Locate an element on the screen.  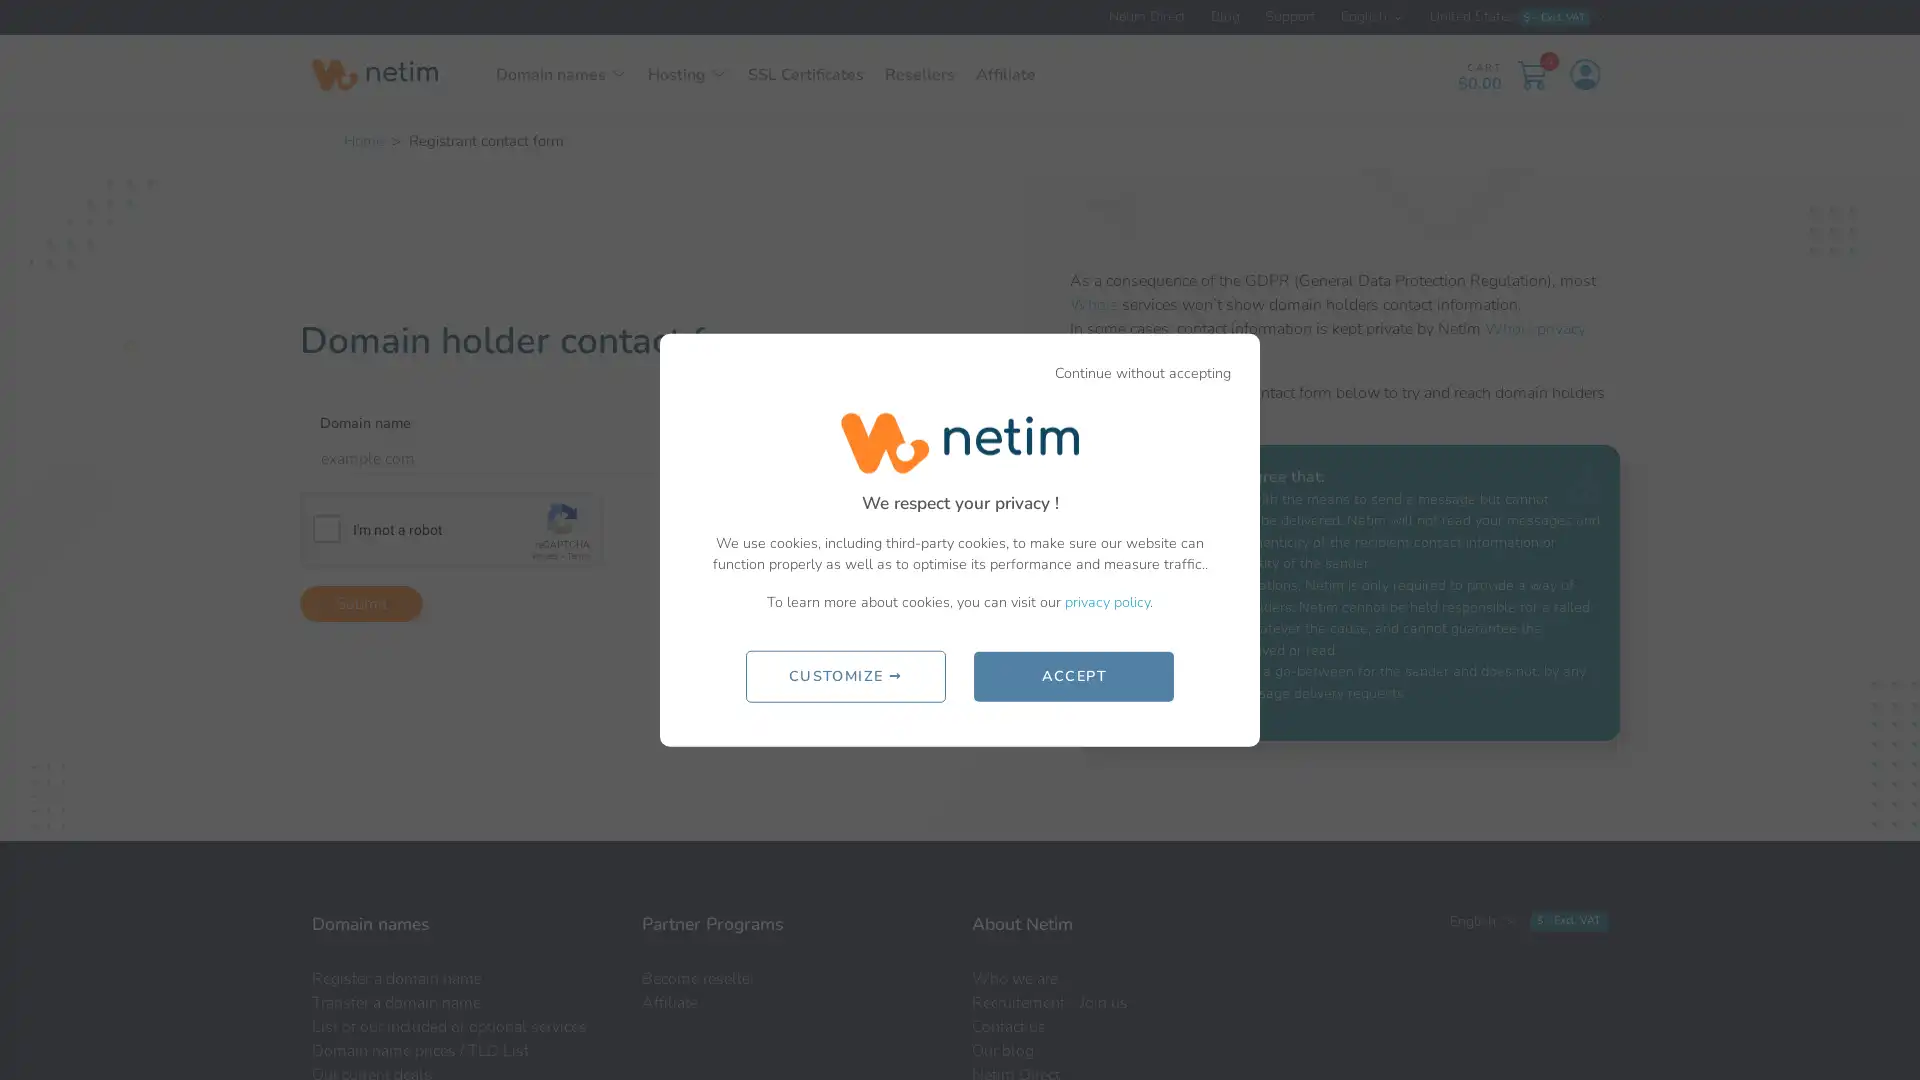
CUSTOMIZE is located at coordinates (844, 675).